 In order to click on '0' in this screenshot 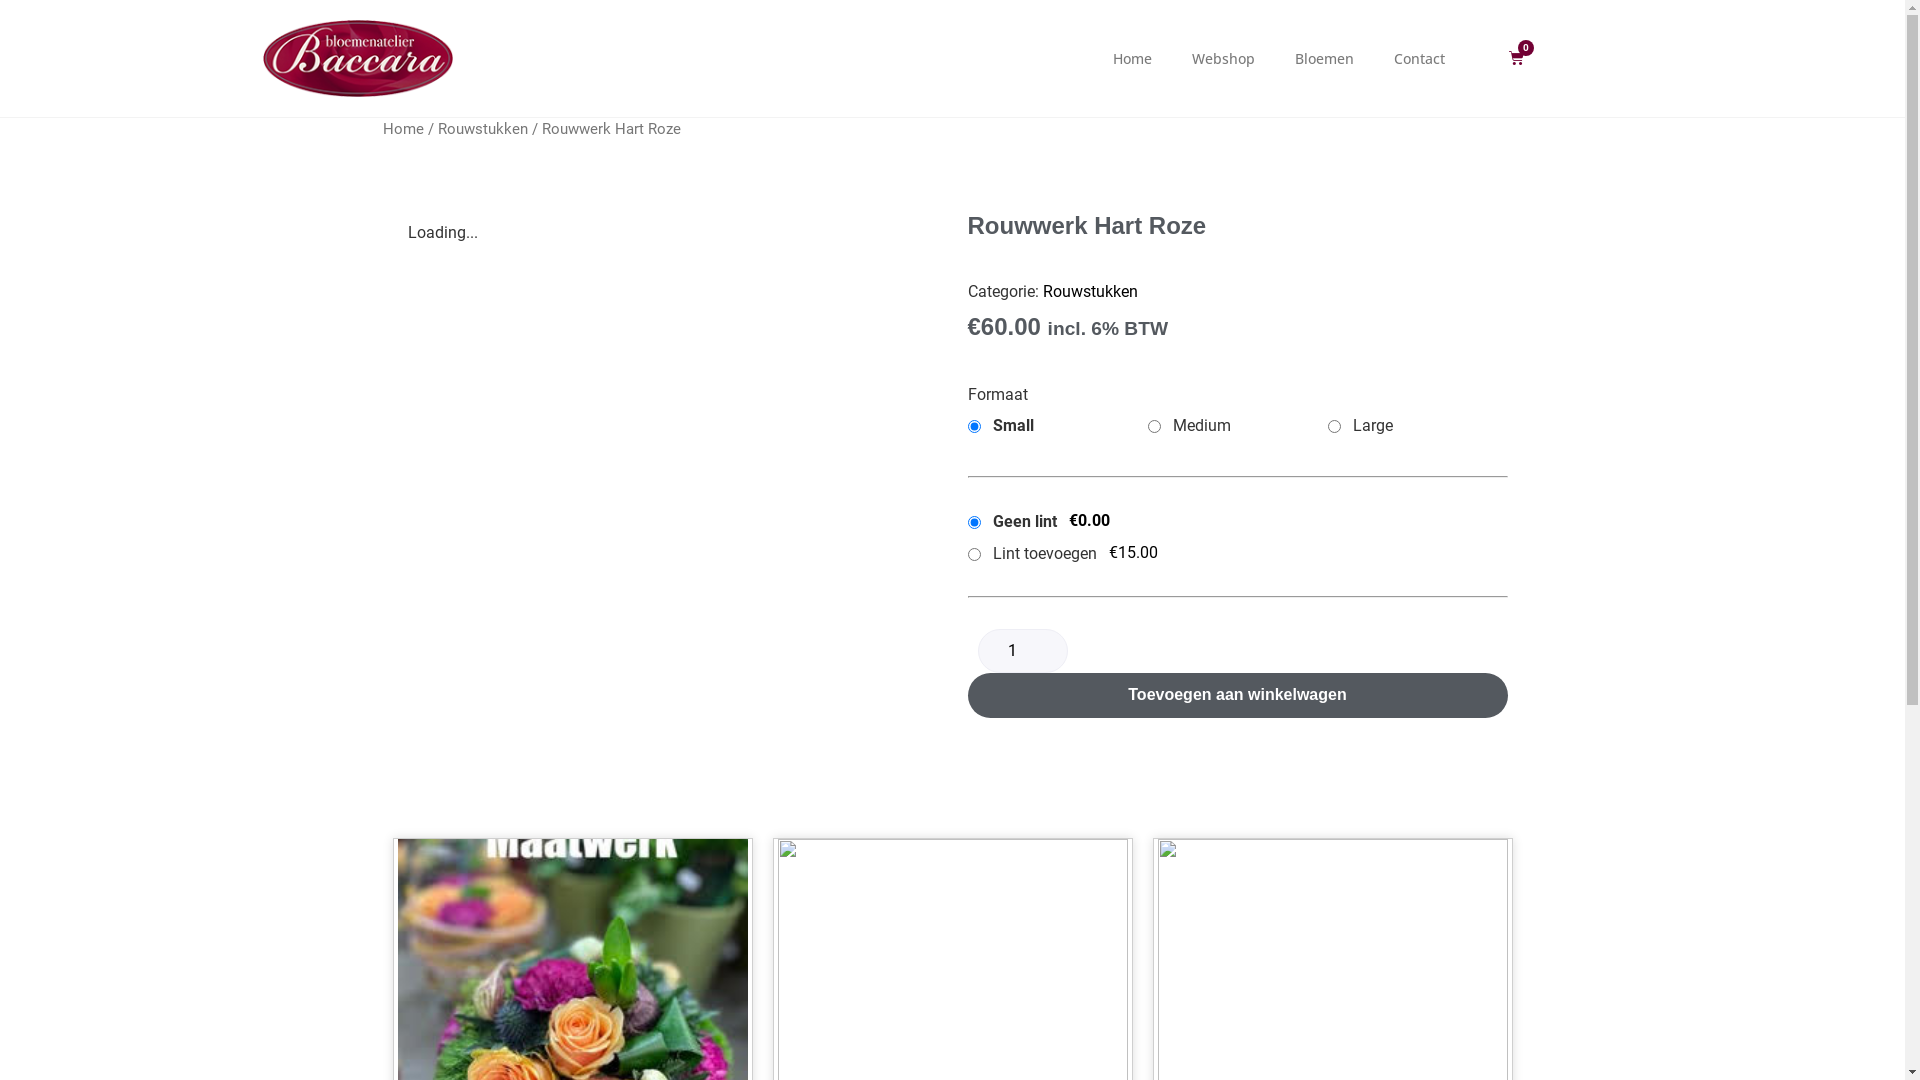, I will do `click(1516, 56)`.